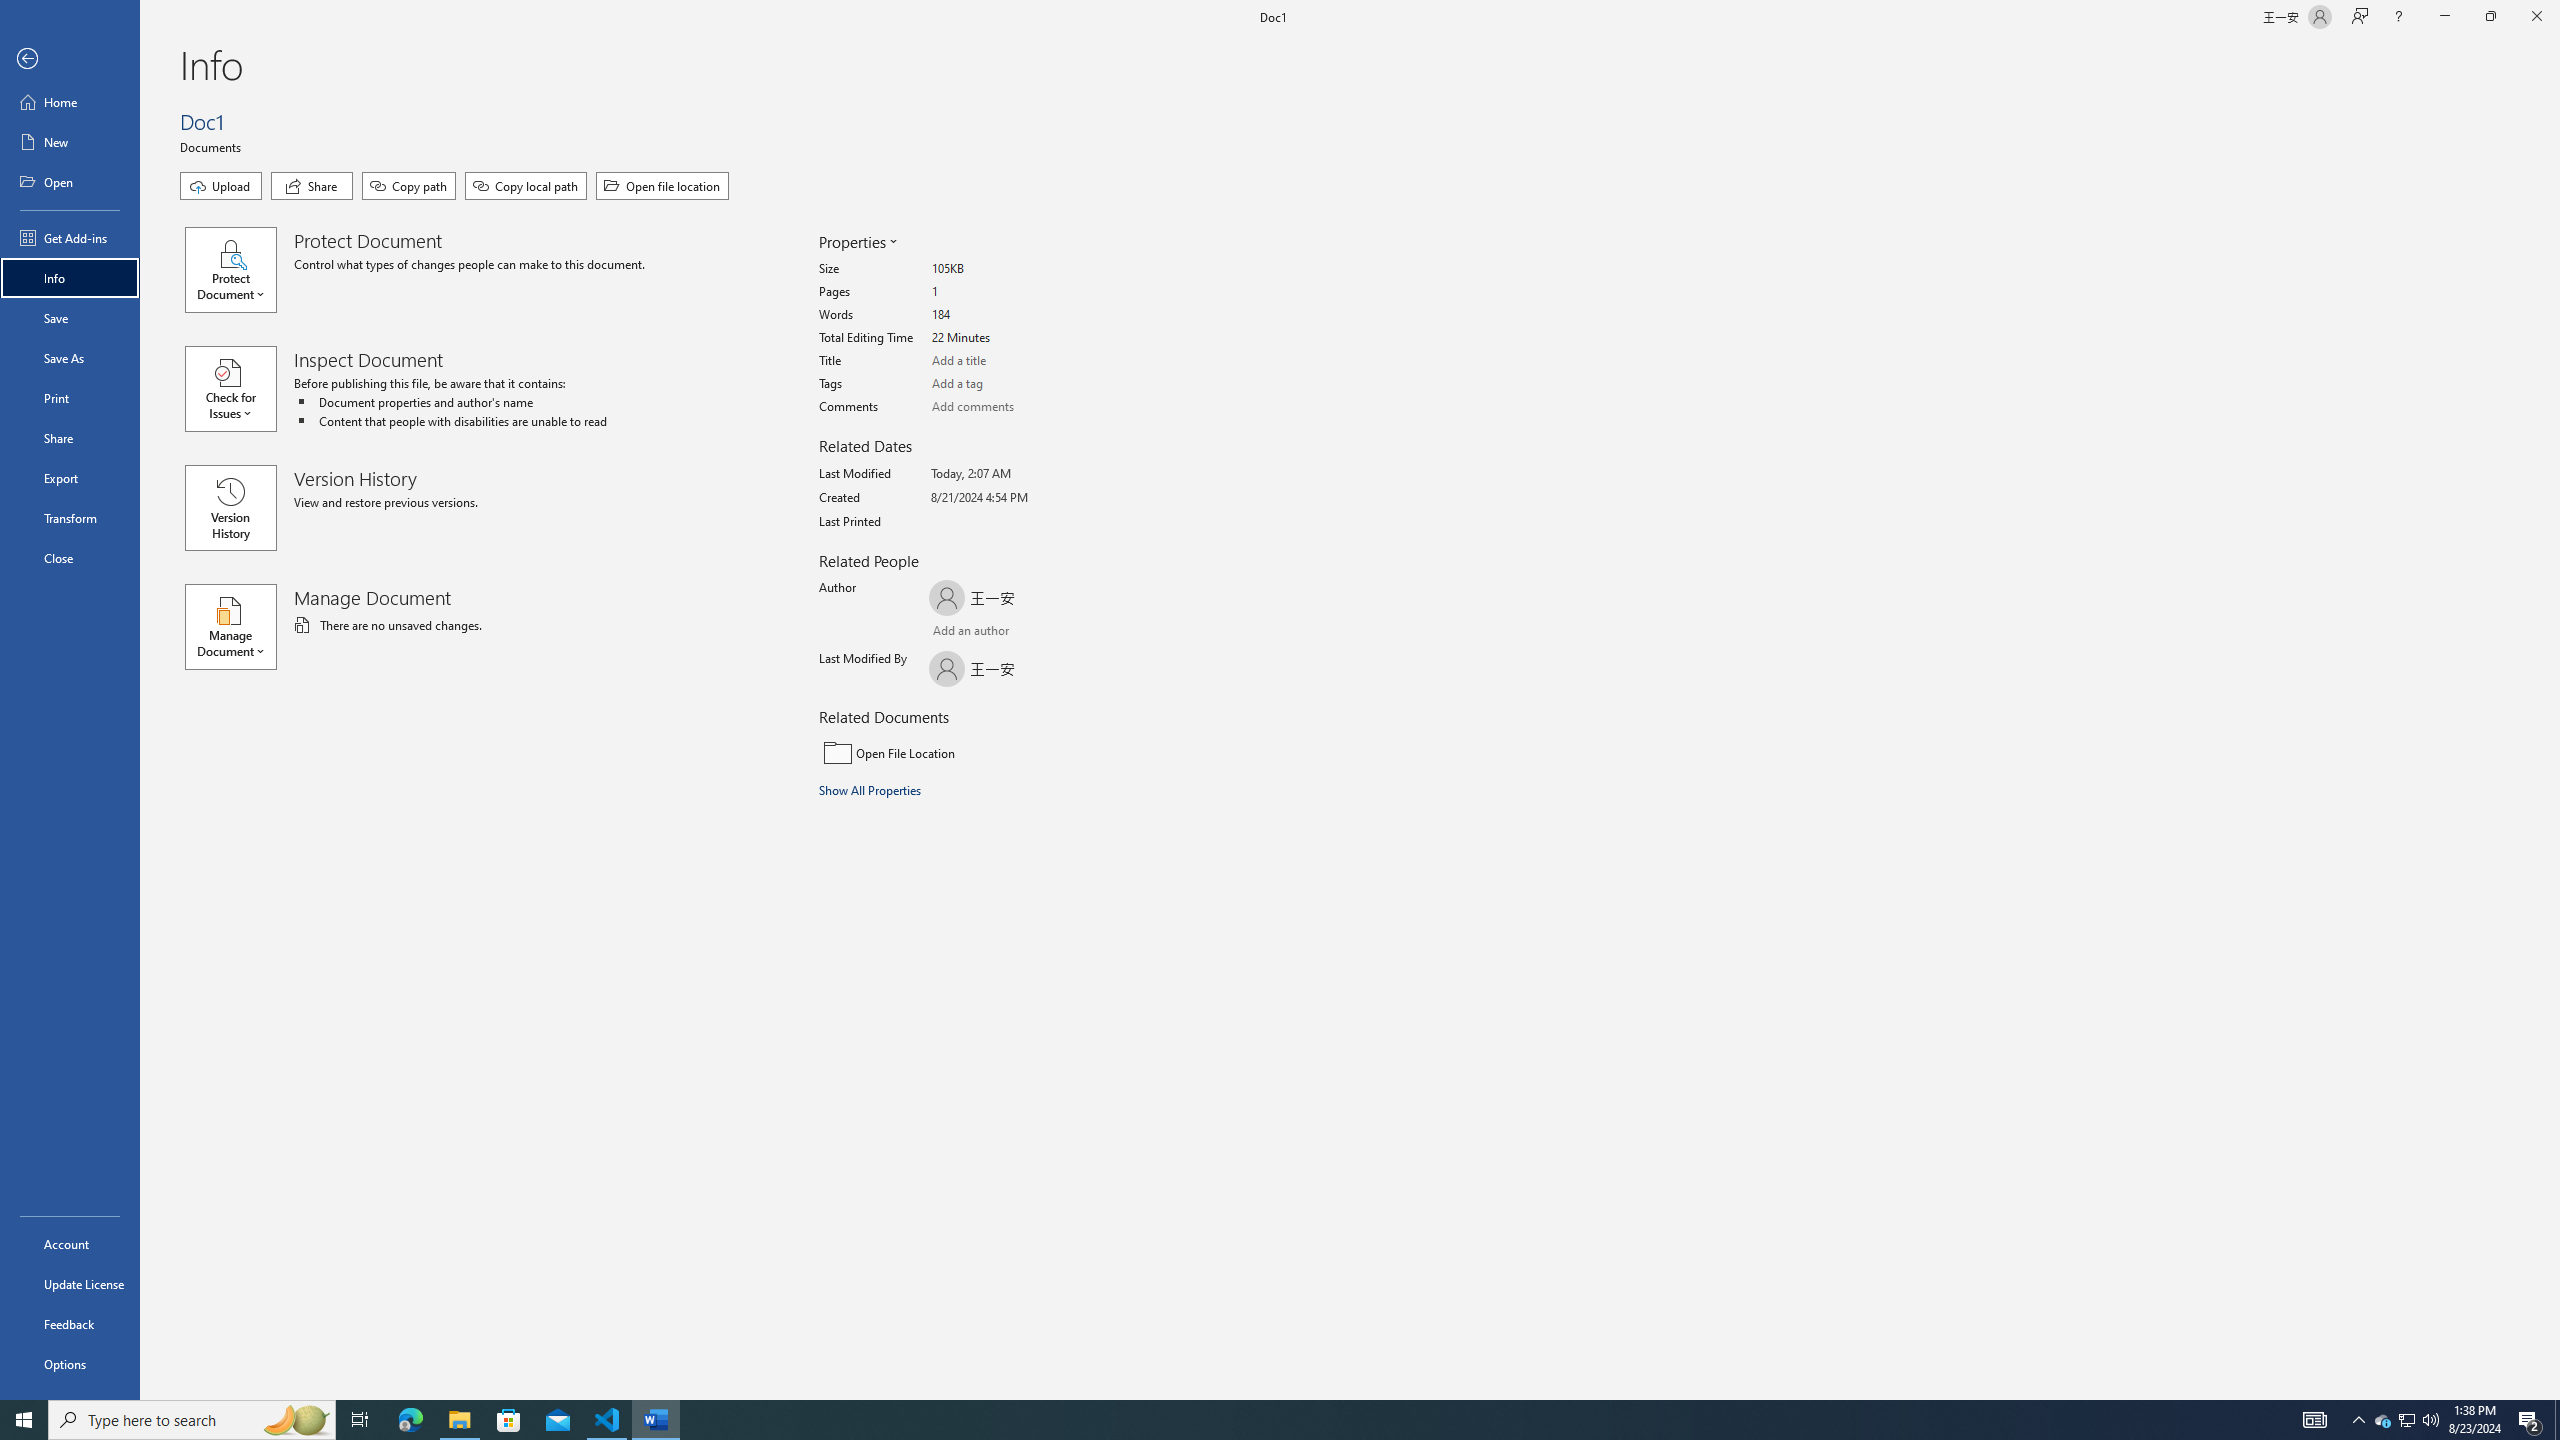 The width and height of the screenshot is (2560, 1440). I want to click on 'Total Editing Time', so click(1006, 337).